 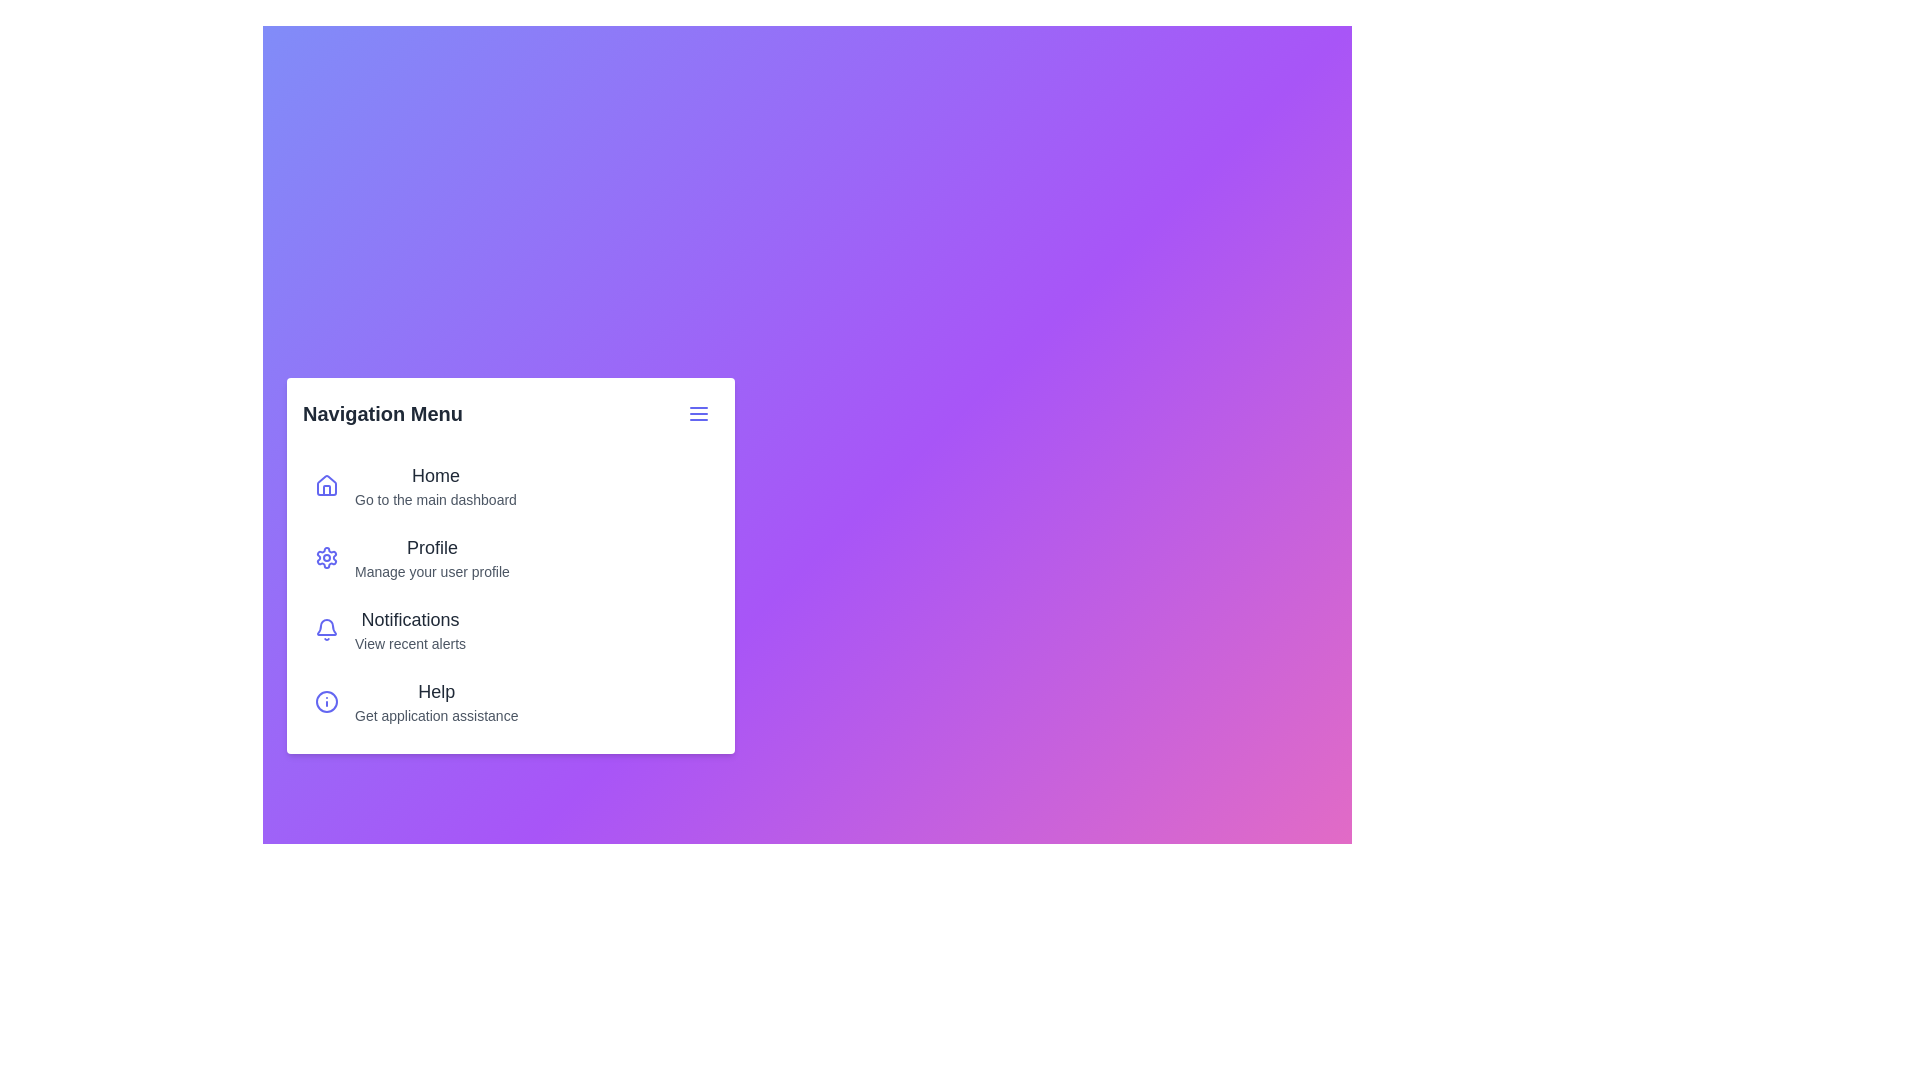 I want to click on the menu item labeled 'Profile' to navigate to its respective page, so click(x=510, y=558).